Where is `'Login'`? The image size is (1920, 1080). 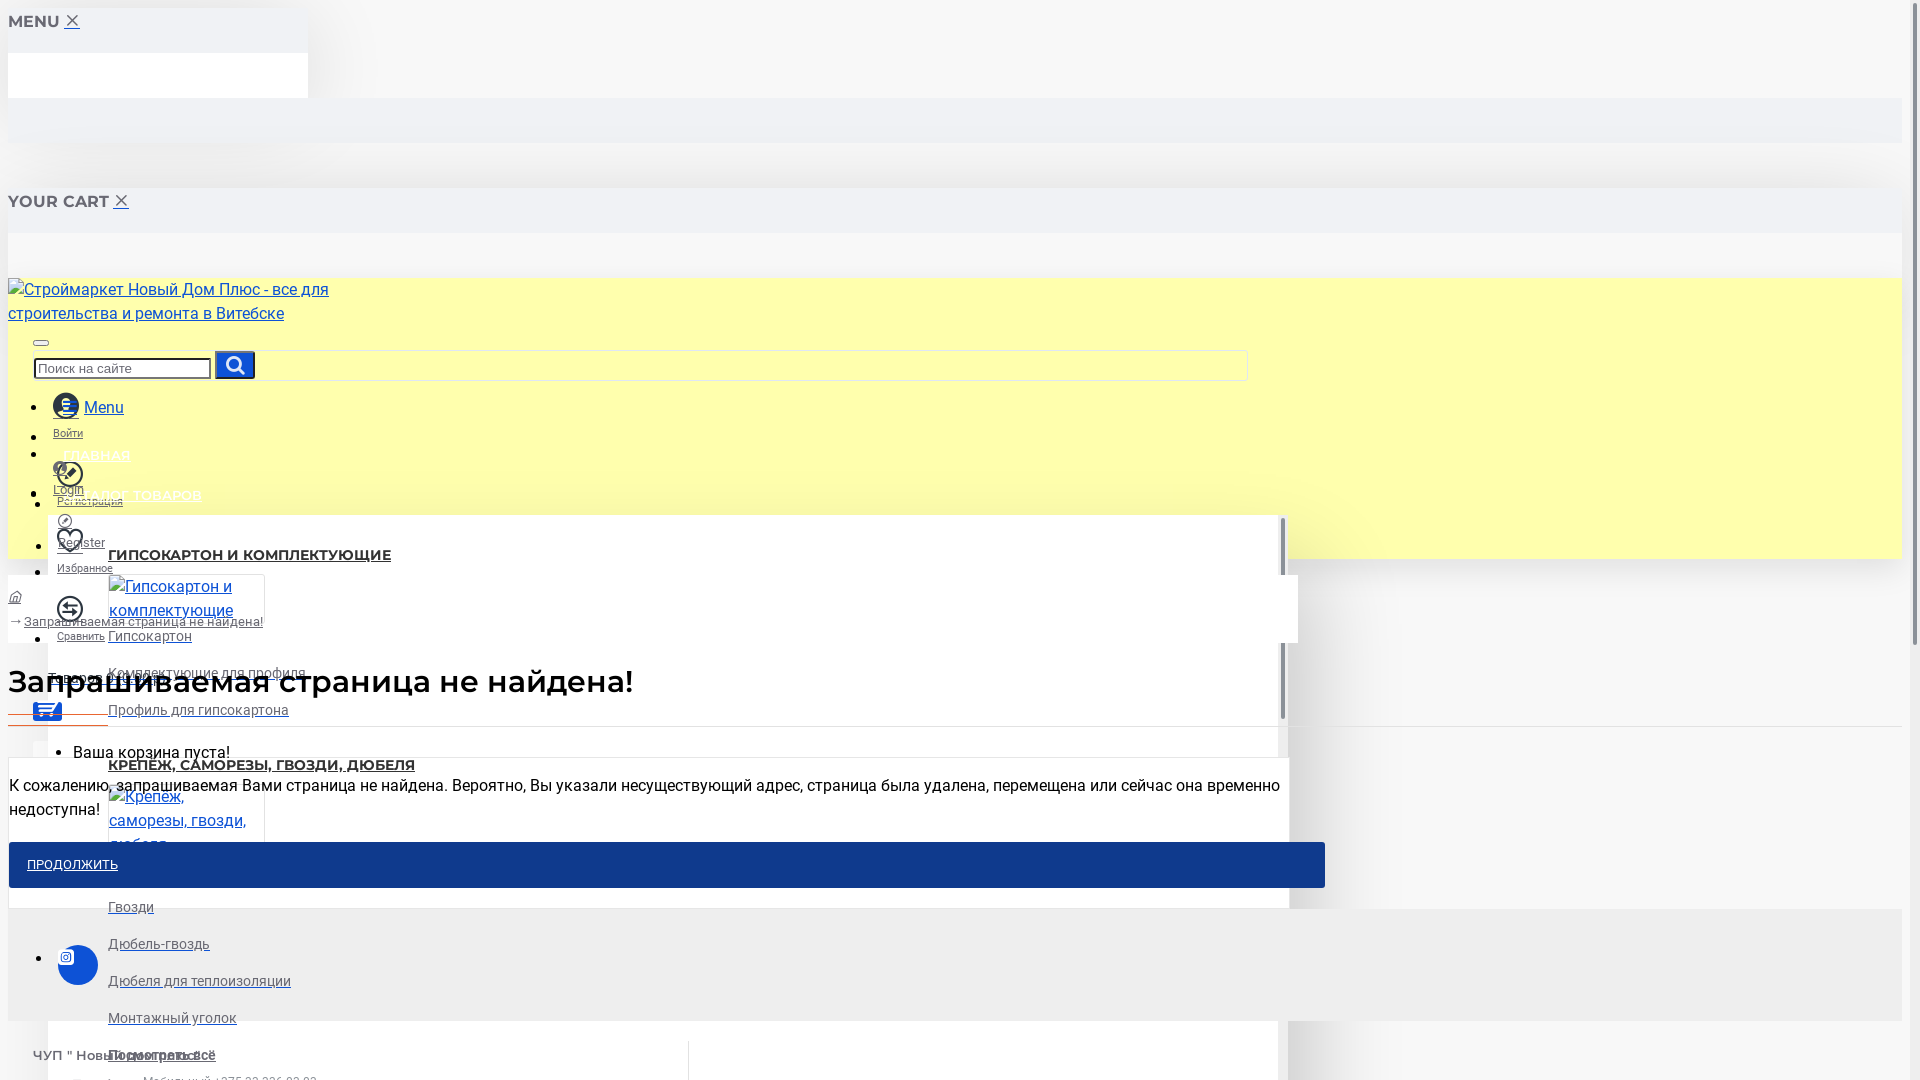 'Login' is located at coordinates (48, 478).